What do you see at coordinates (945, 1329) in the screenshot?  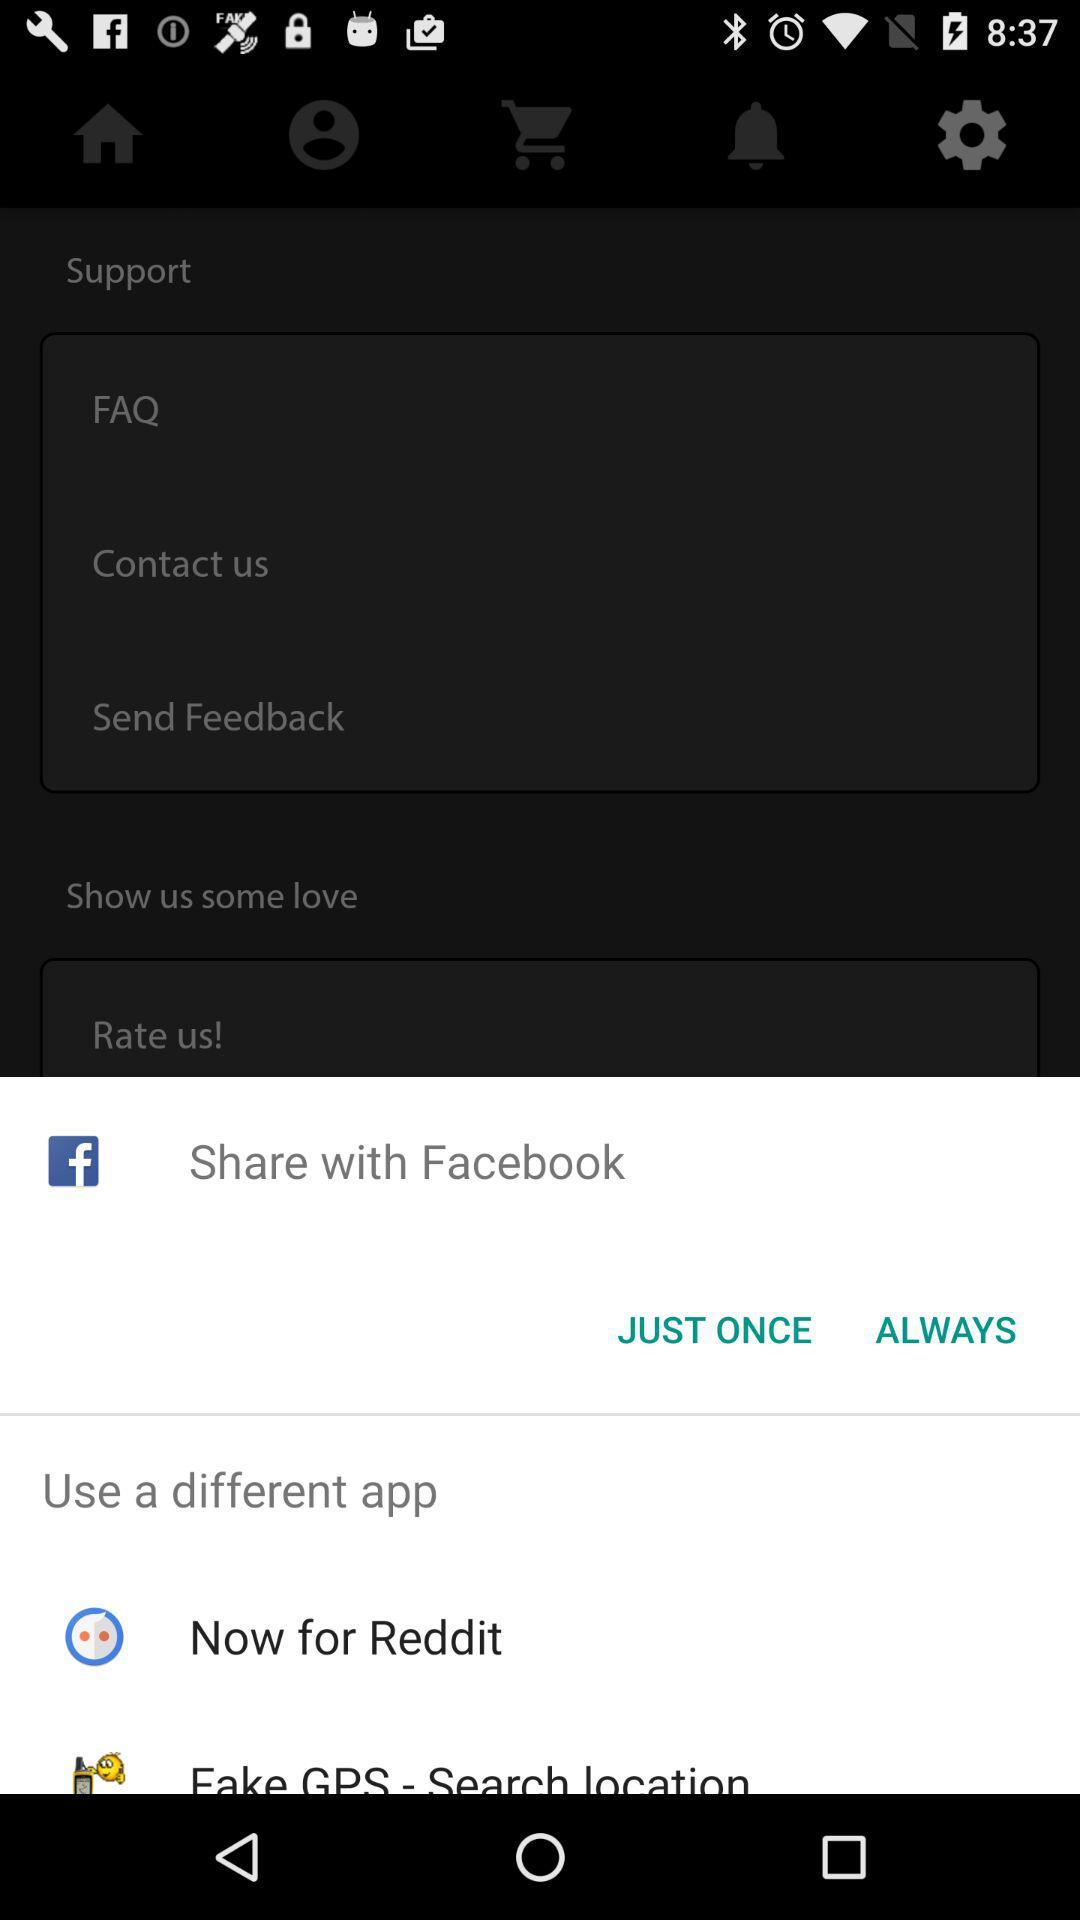 I see `icon to the right of just once icon` at bounding box center [945, 1329].